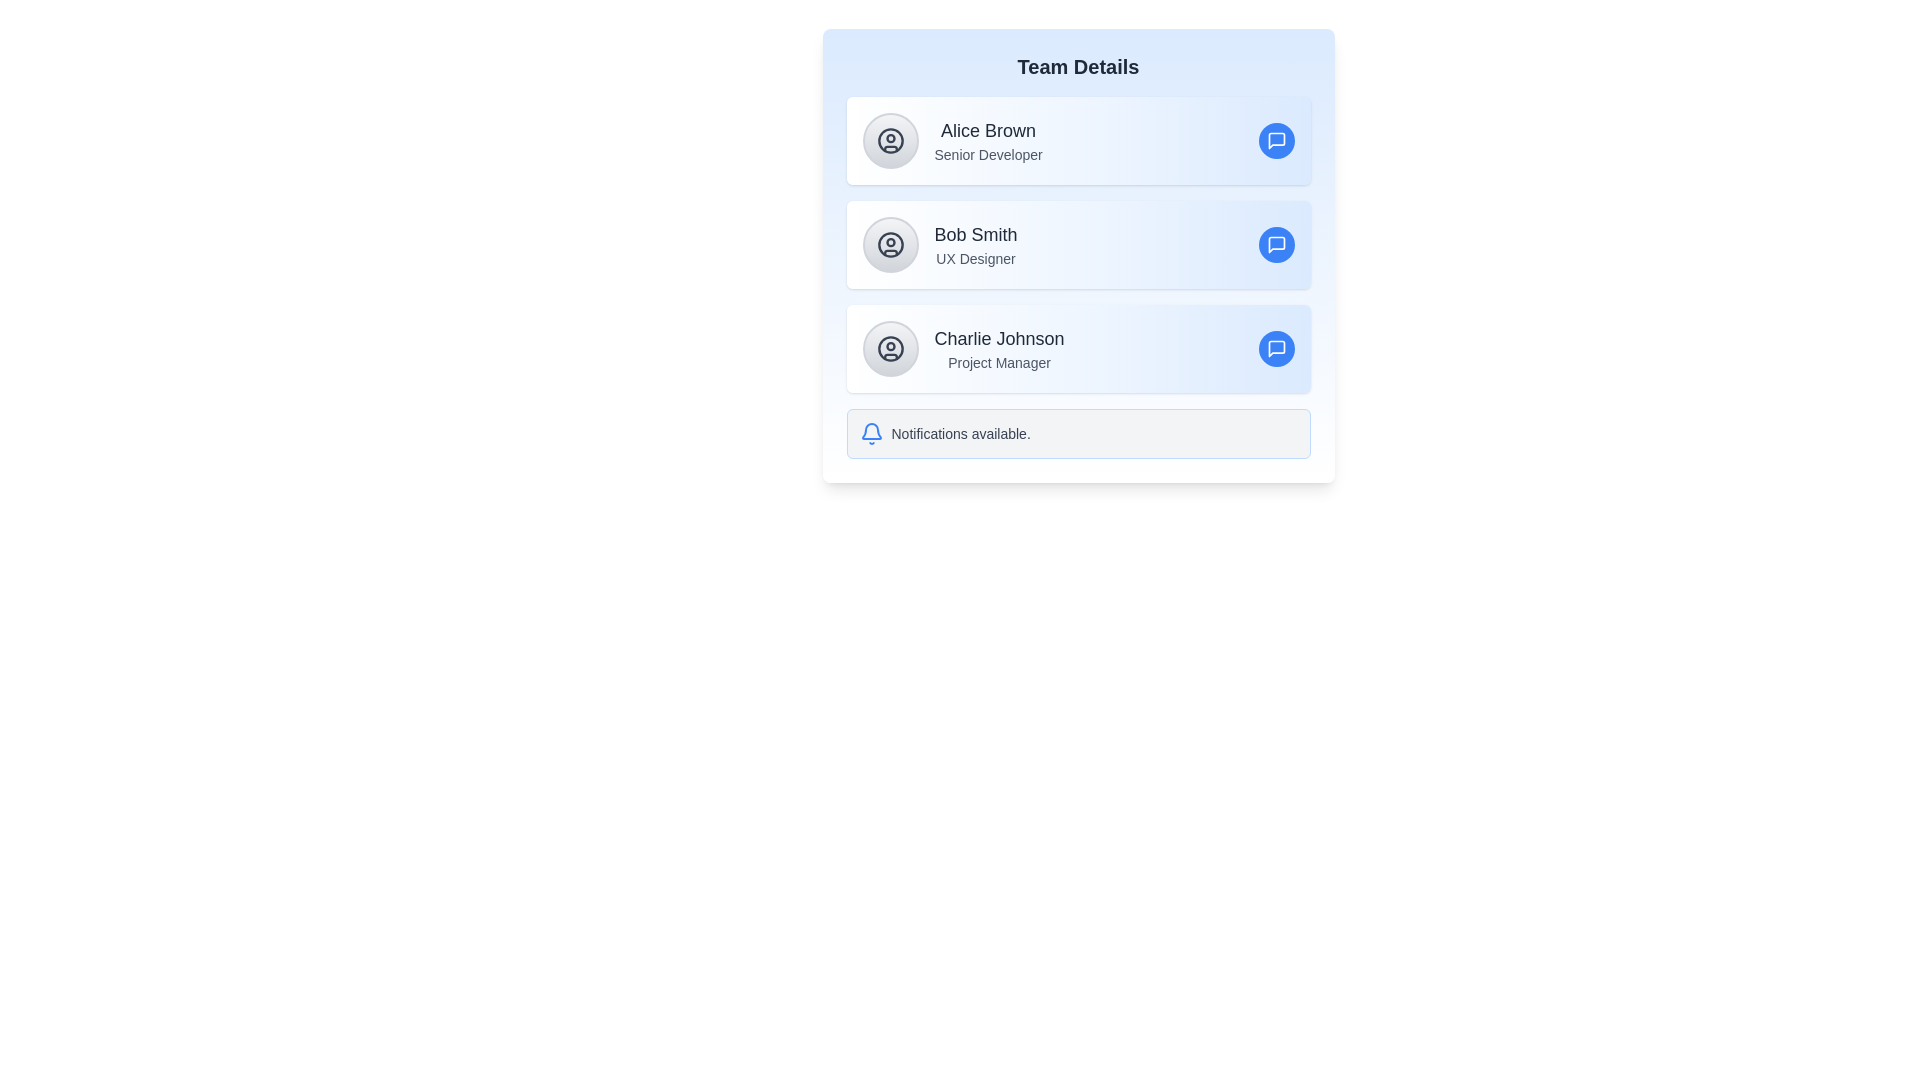 The height and width of the screenshot is (1080, 1920). I want to click on the messaging button located at the far right of the card containing 'Bob Smith' and 'UX Designer' to initiate a chat or communication action, so click(1275, 244).